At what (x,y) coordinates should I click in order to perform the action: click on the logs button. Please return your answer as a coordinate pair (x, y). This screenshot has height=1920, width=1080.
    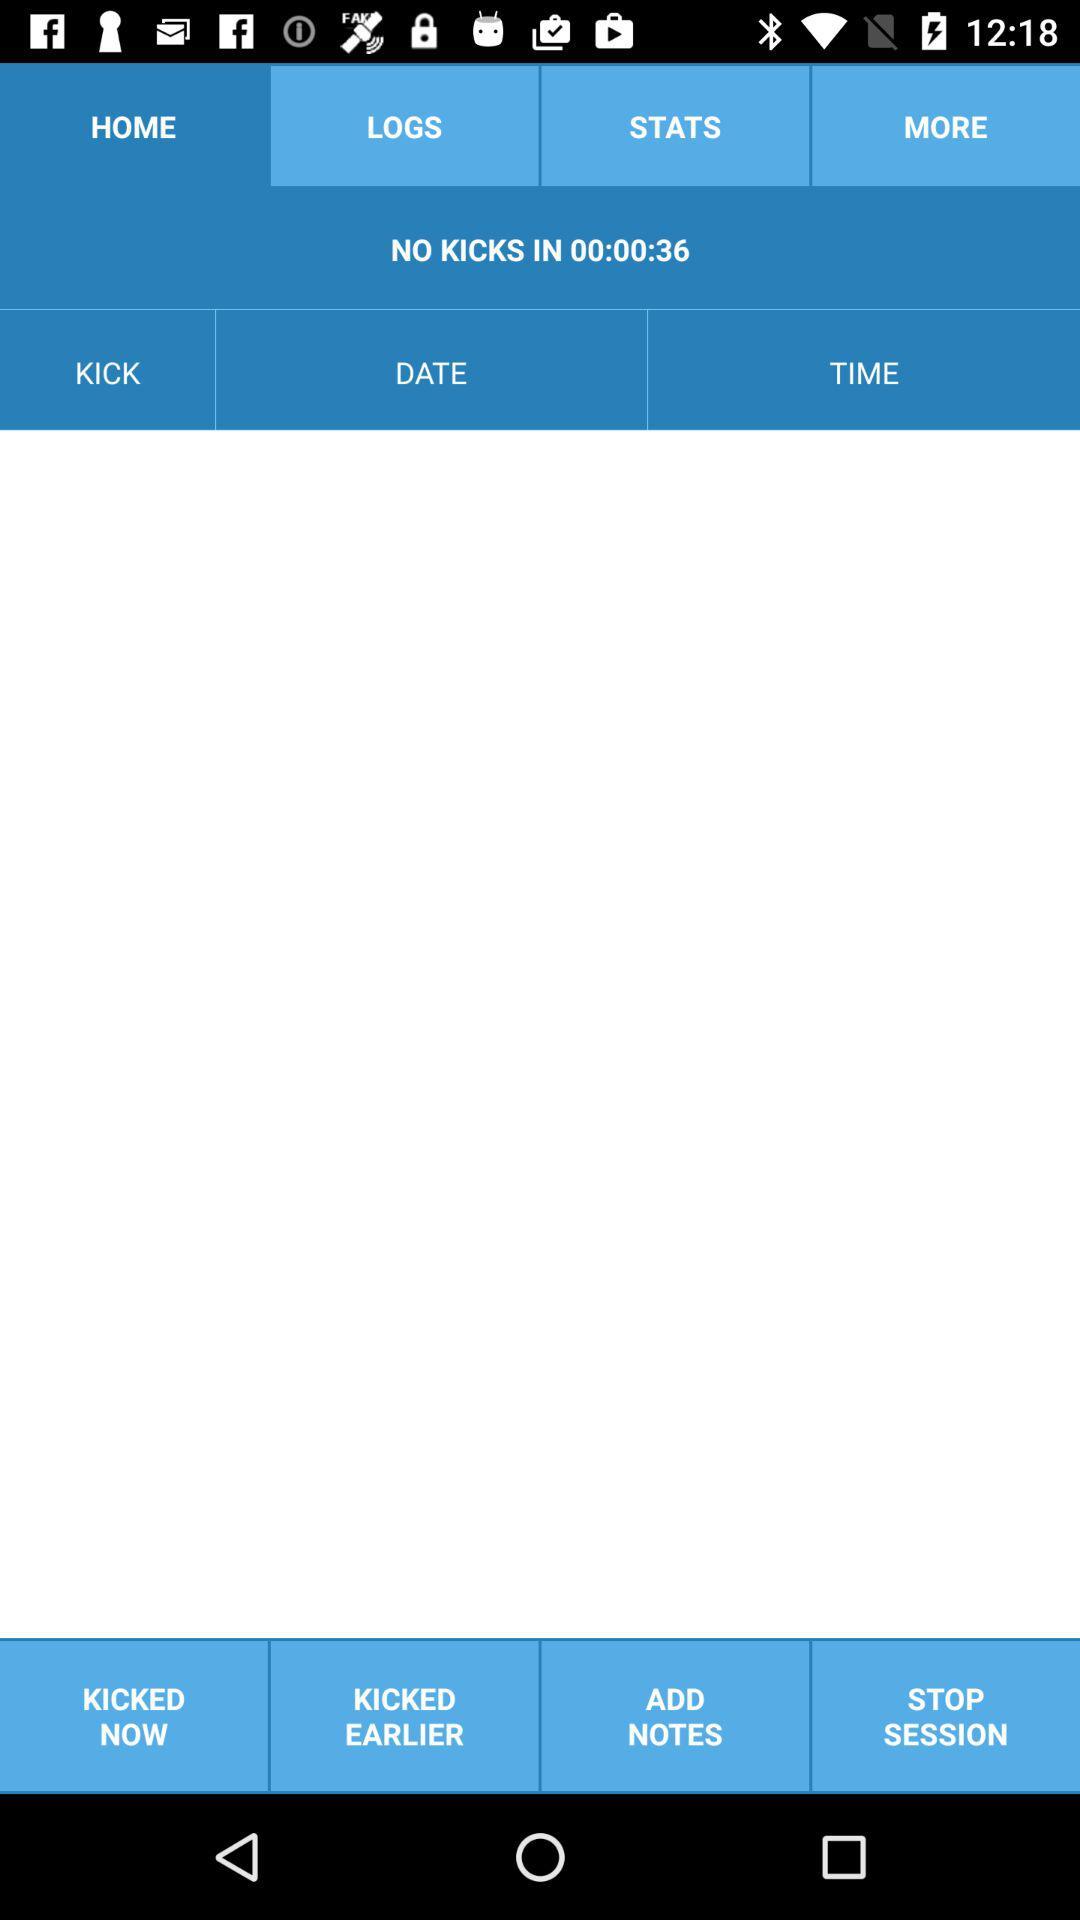
    Looking at the image, I should click on (404, 124).